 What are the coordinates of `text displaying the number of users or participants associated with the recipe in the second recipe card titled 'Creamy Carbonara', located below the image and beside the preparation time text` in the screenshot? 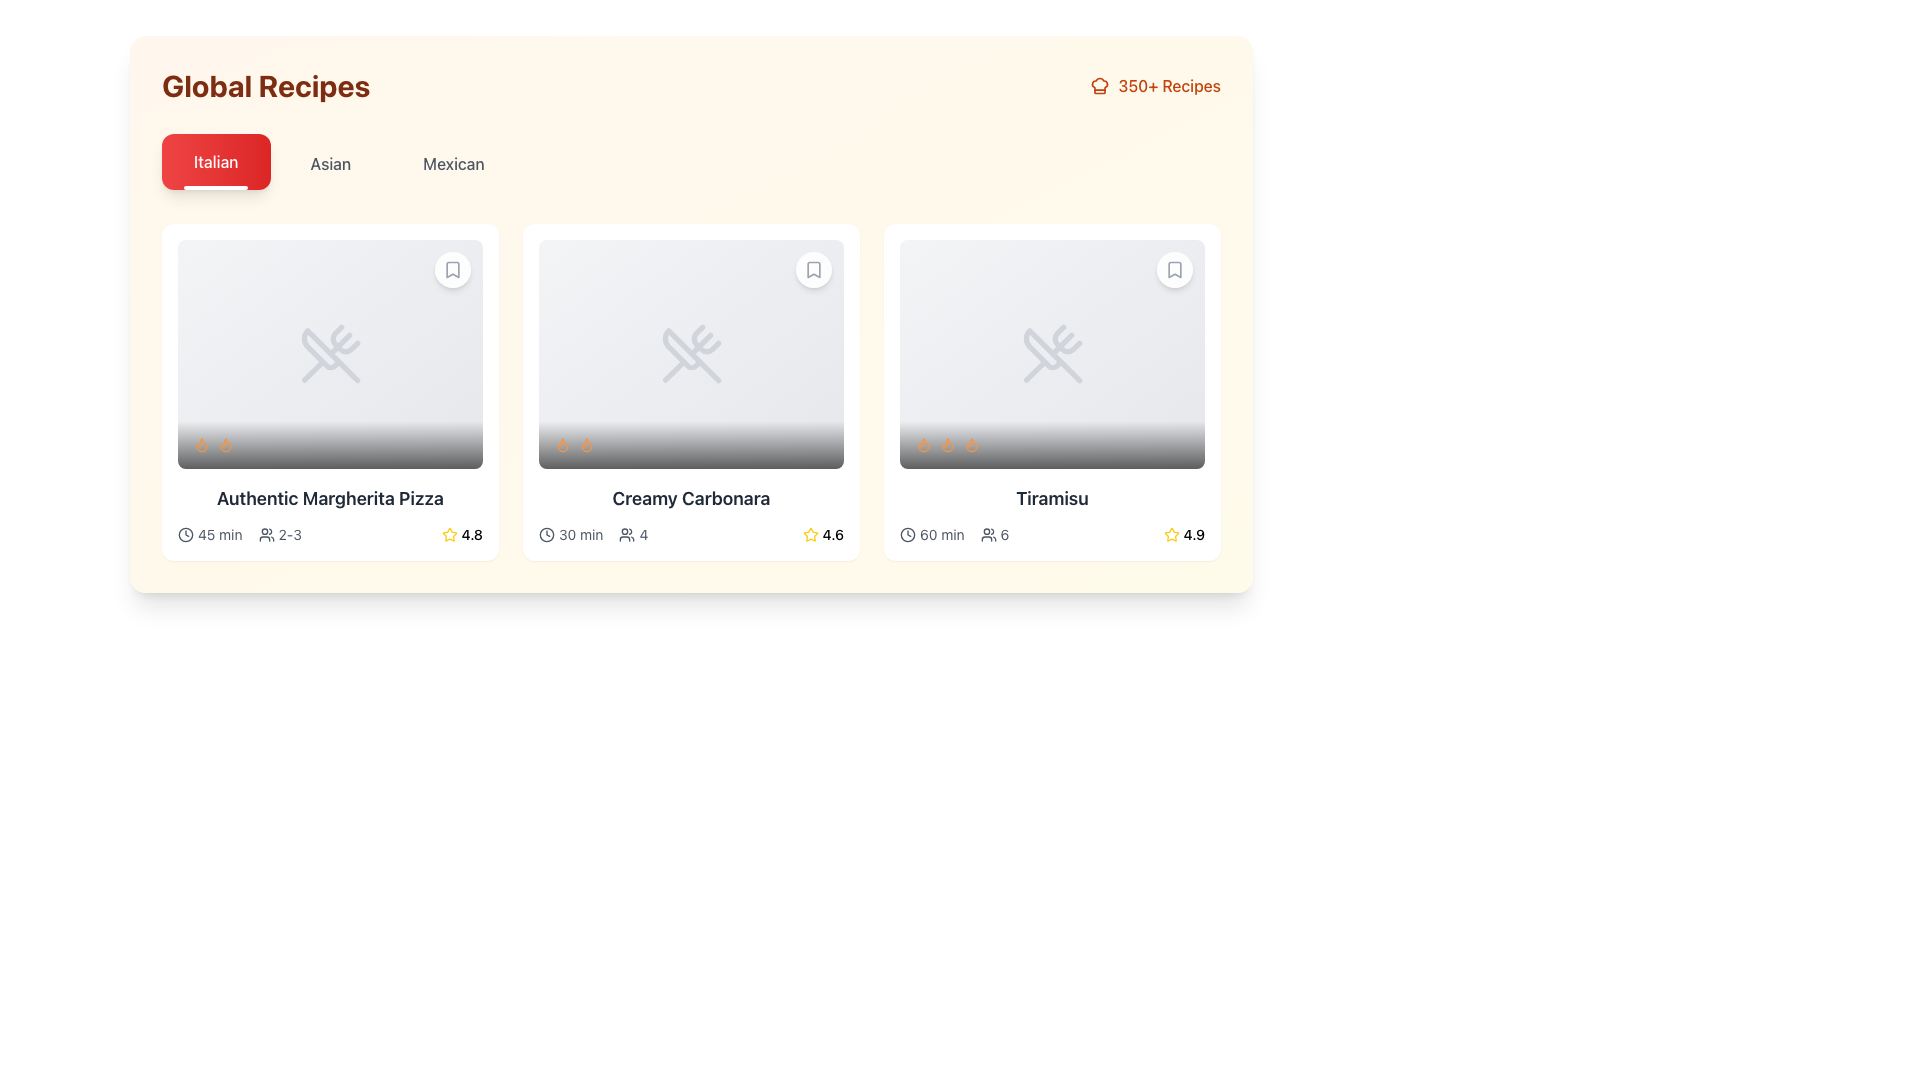 It's located at (632, 533).